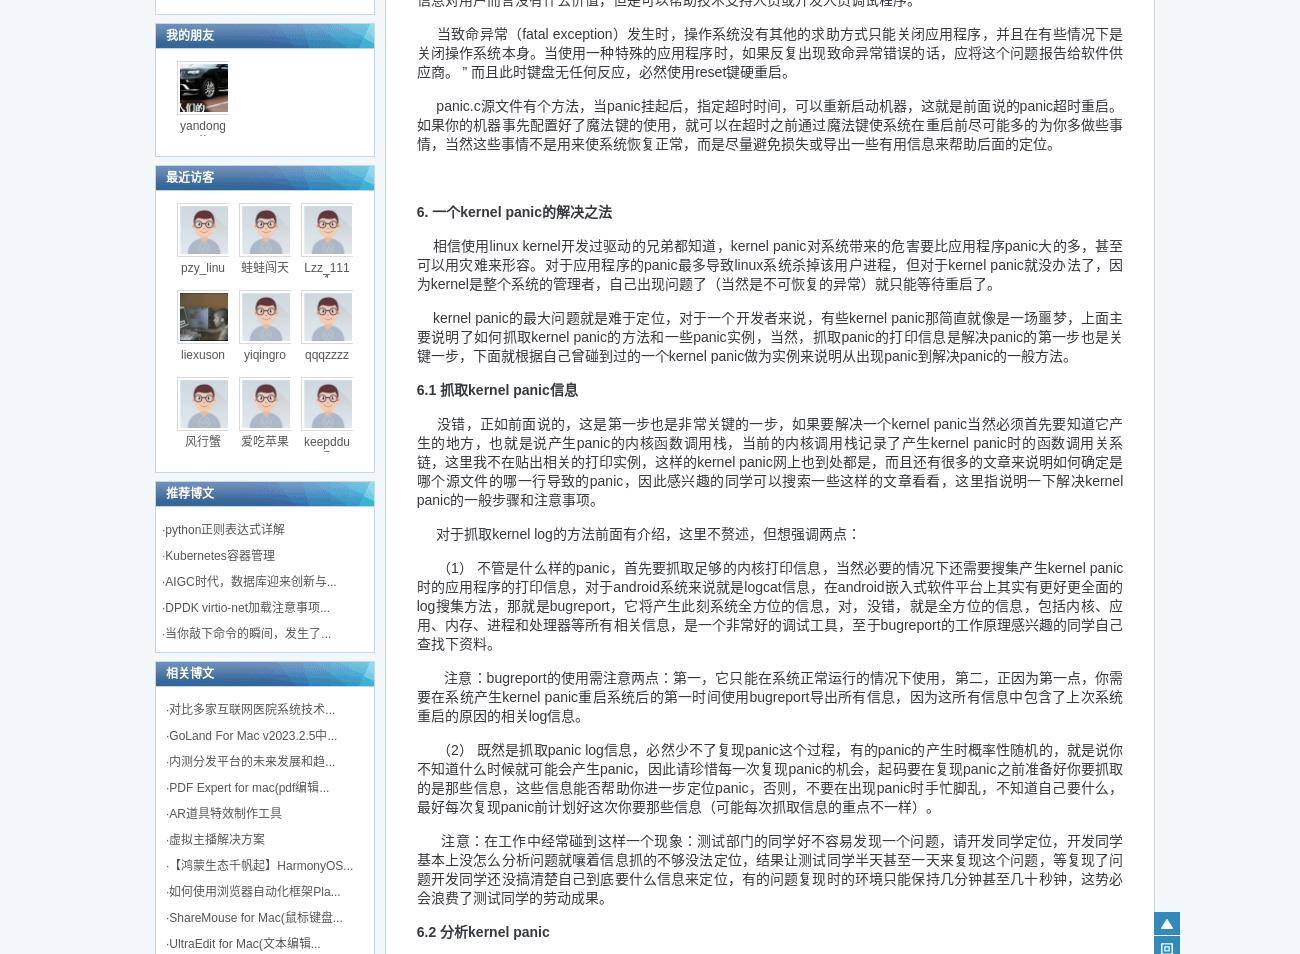  What do you see at coordinates (303, 354) in the screenshot?
I see `'qqqzzzz'` at bounding box center [303, 354].